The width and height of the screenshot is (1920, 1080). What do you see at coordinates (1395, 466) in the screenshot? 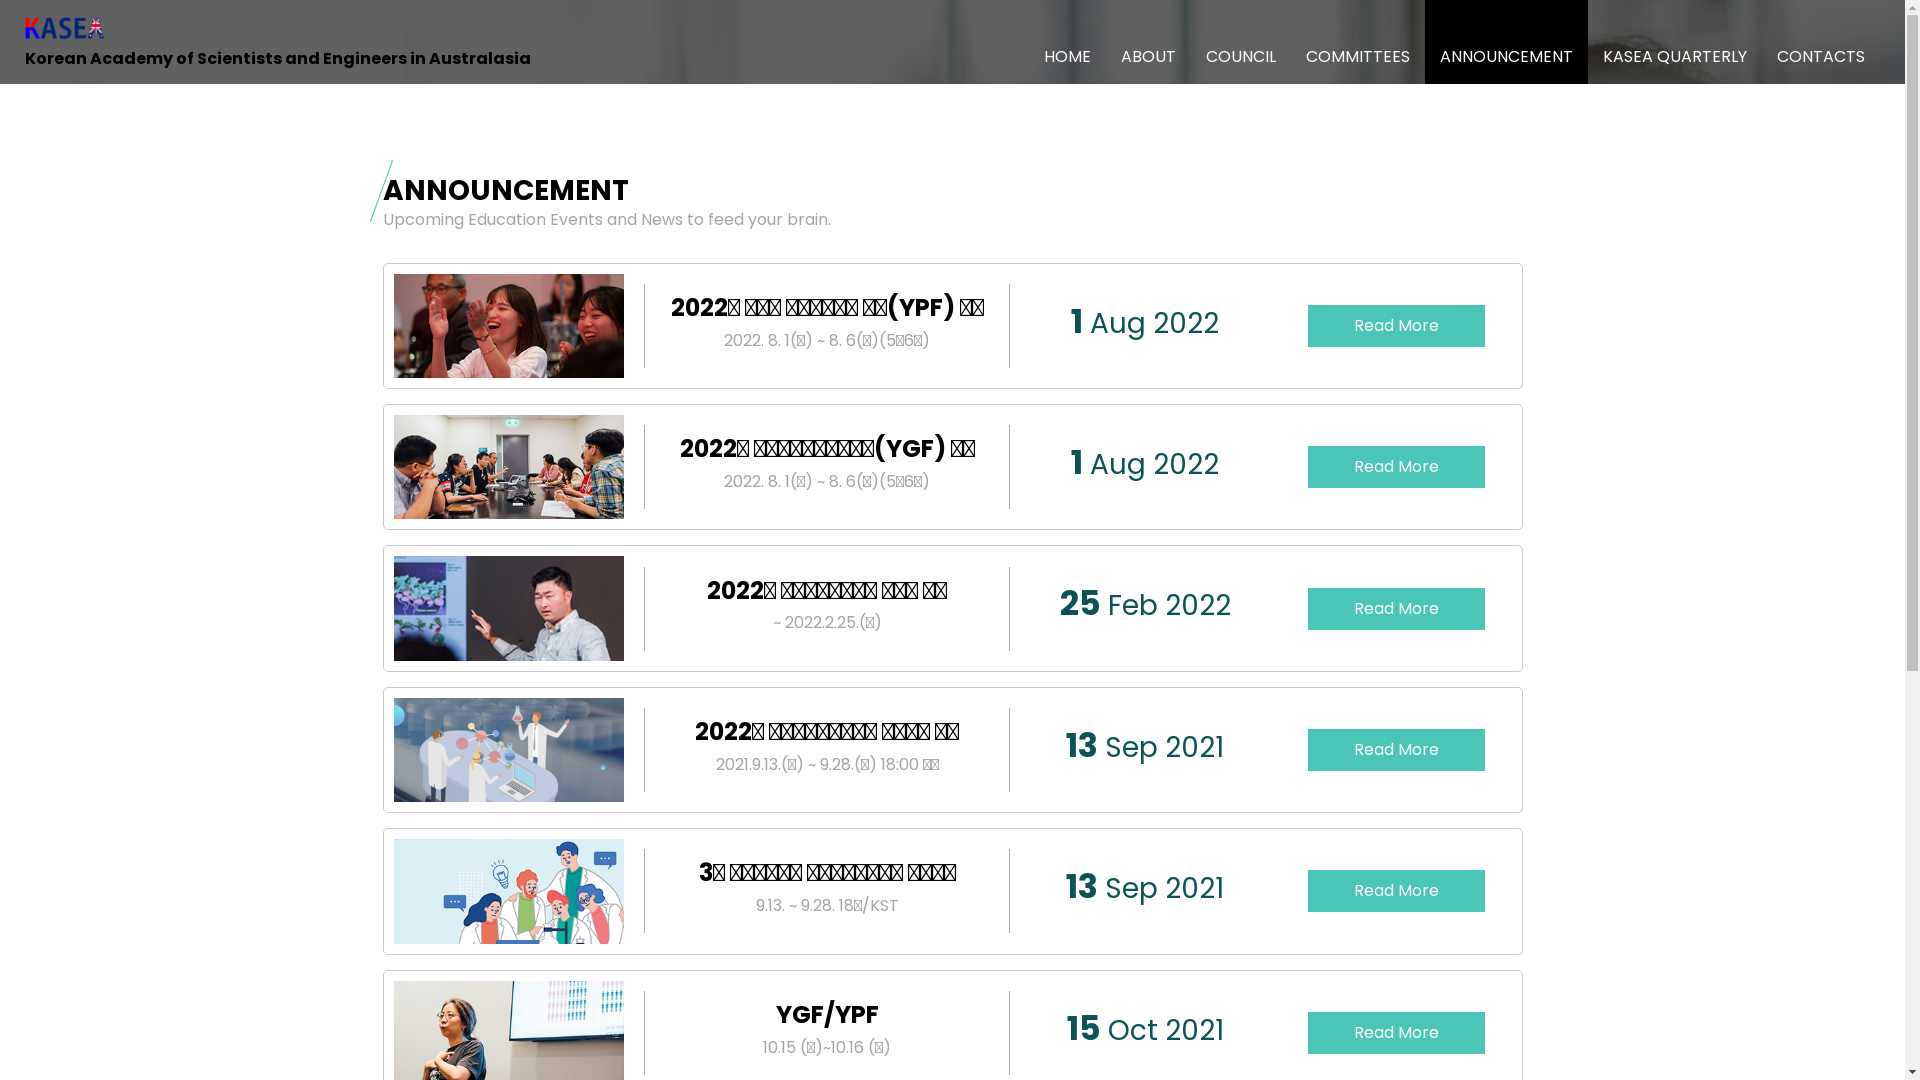
I see `'Read More'` at bounding box center [1395, 466].